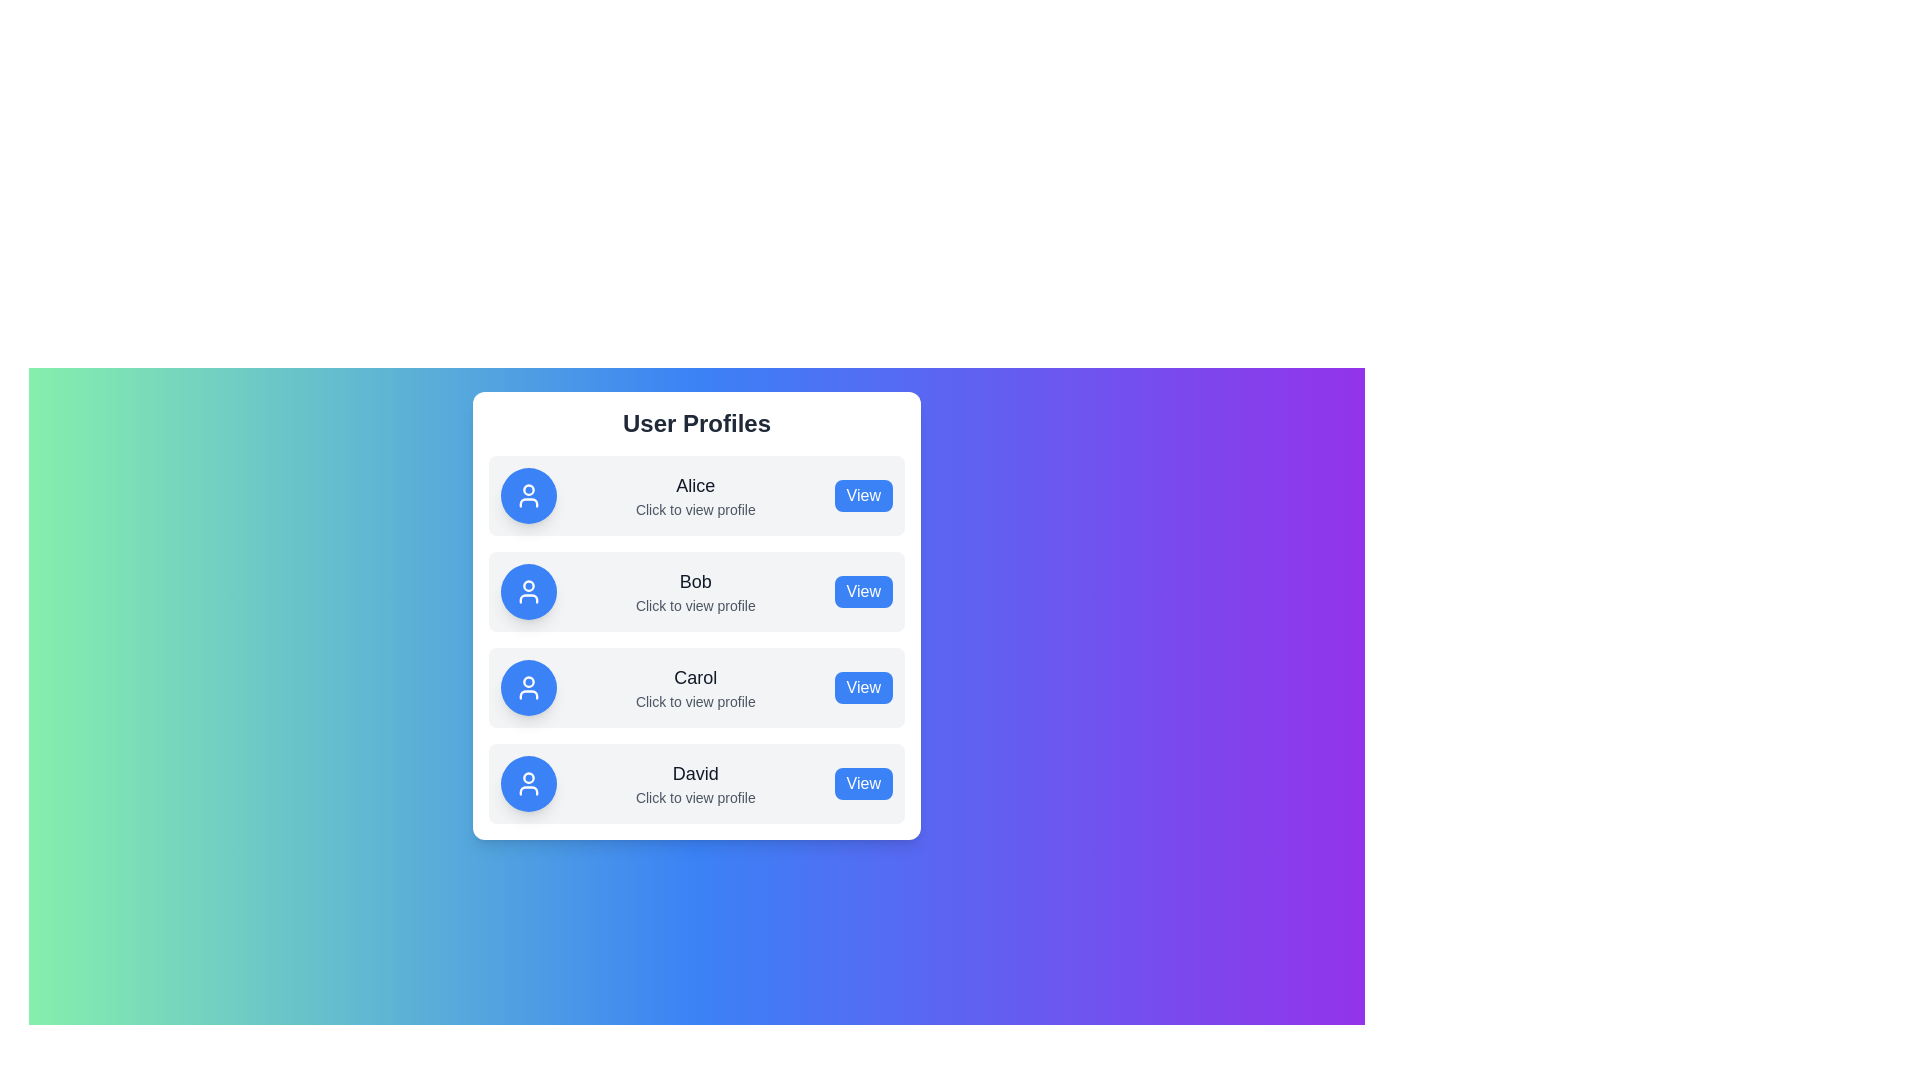 The image size is (1920, 1080). What do you see at coordinates (863, 495) in the screenshot?
I see `the button located at the rightmost side of the list item labeled 'Alice'` at bounding box center [863, 495].